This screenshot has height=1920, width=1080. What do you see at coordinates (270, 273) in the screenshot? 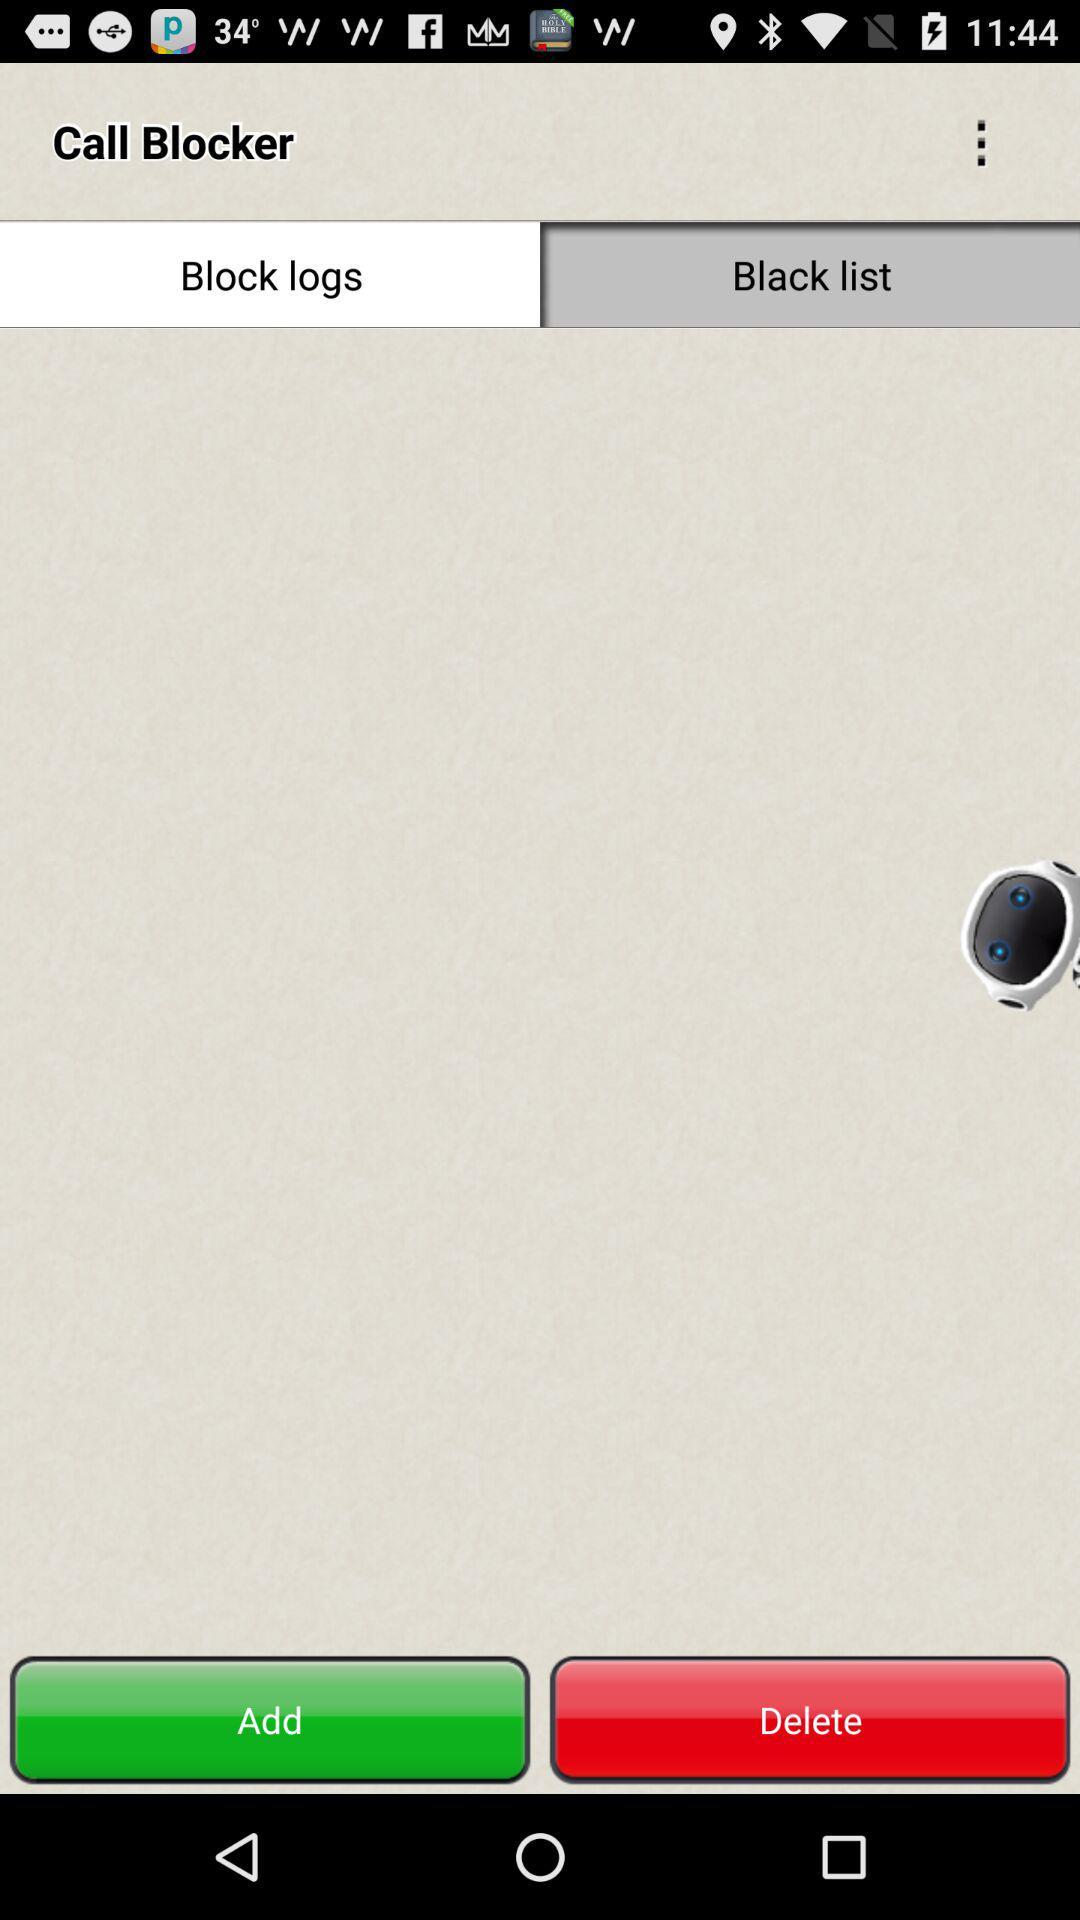
I see `icon at the top left corner` at bounding box center [270, 273].